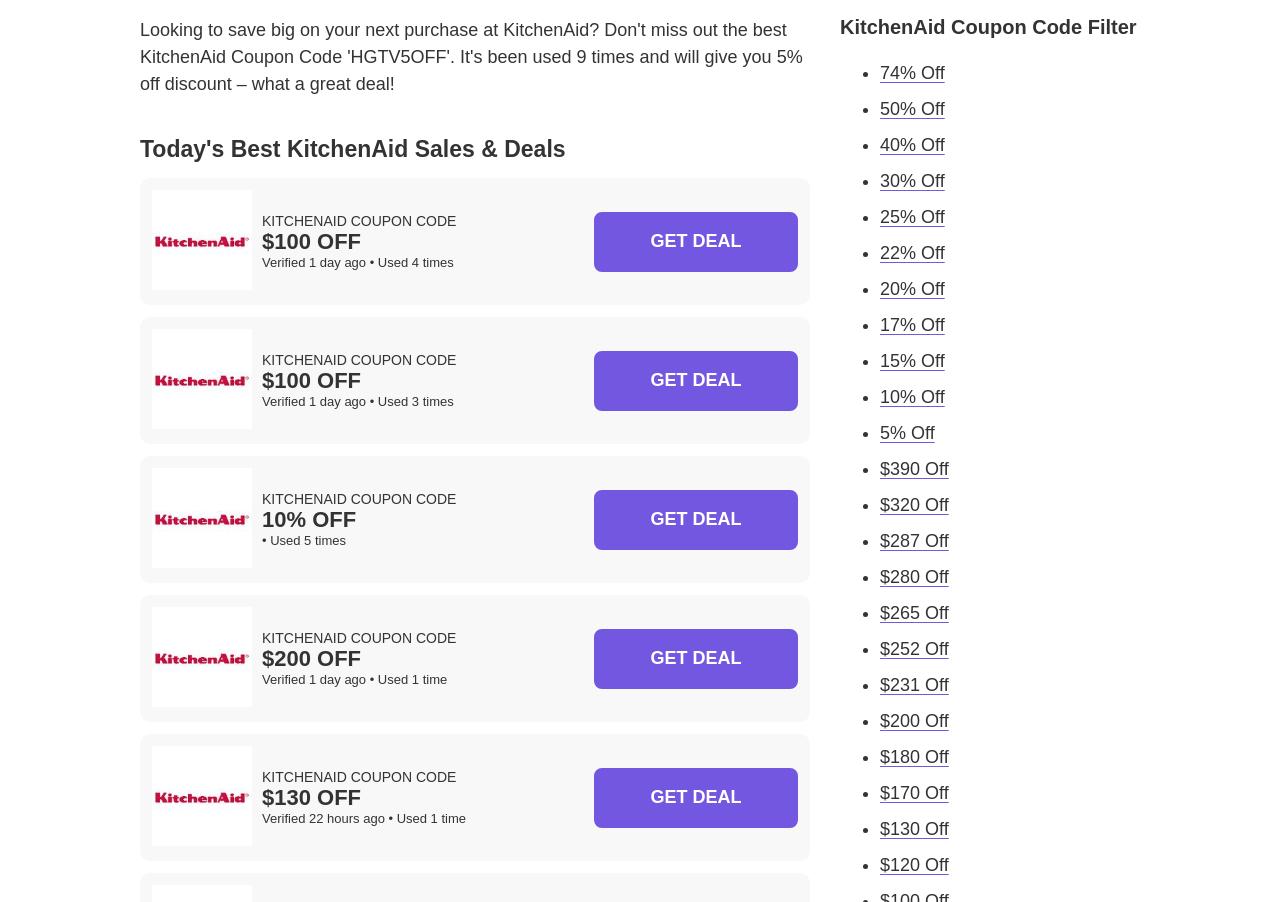  Describe the element at coordinates (913, 754) in the screenshot. I see `'$180 Off'` at that location.